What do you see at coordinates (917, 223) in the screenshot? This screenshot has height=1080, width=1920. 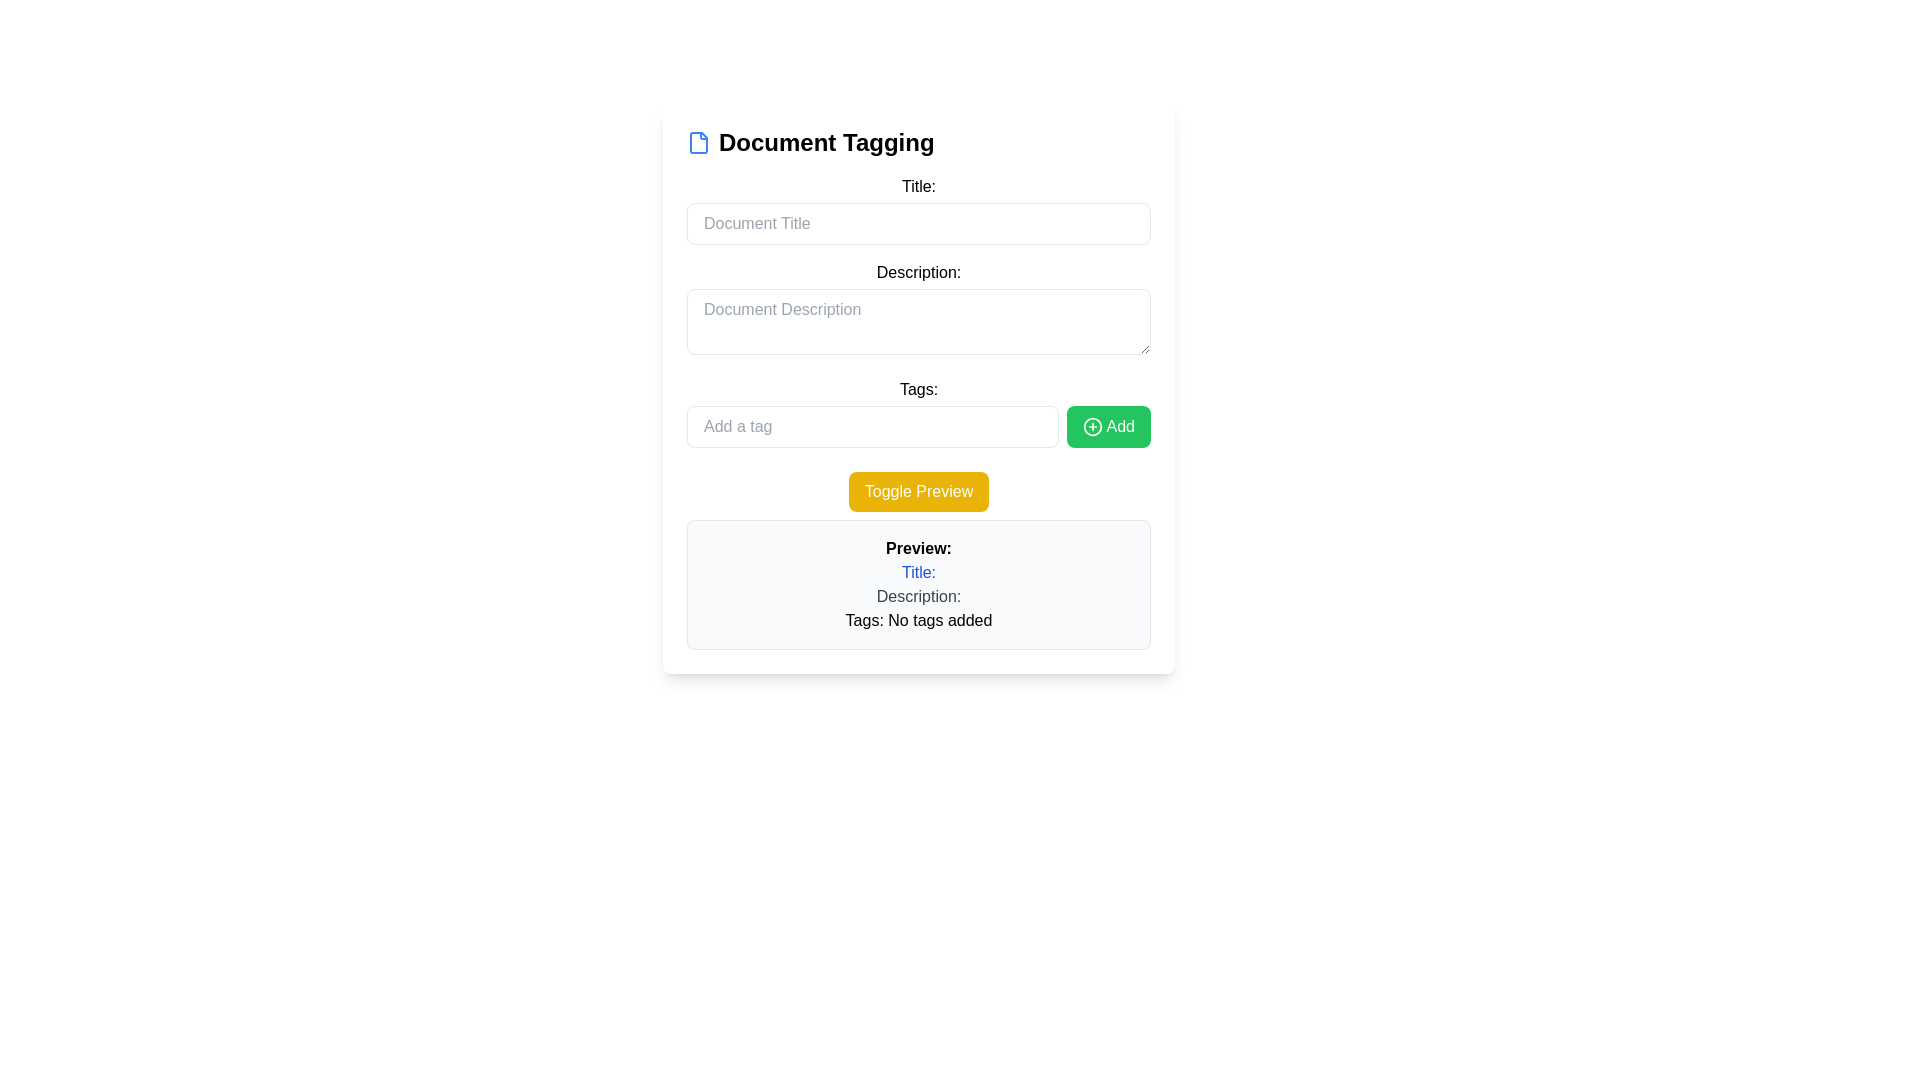 I see `the Text input box with the placeholder 'Document Title' using tab navigation to focus on it` at bounding box center [917, 223].